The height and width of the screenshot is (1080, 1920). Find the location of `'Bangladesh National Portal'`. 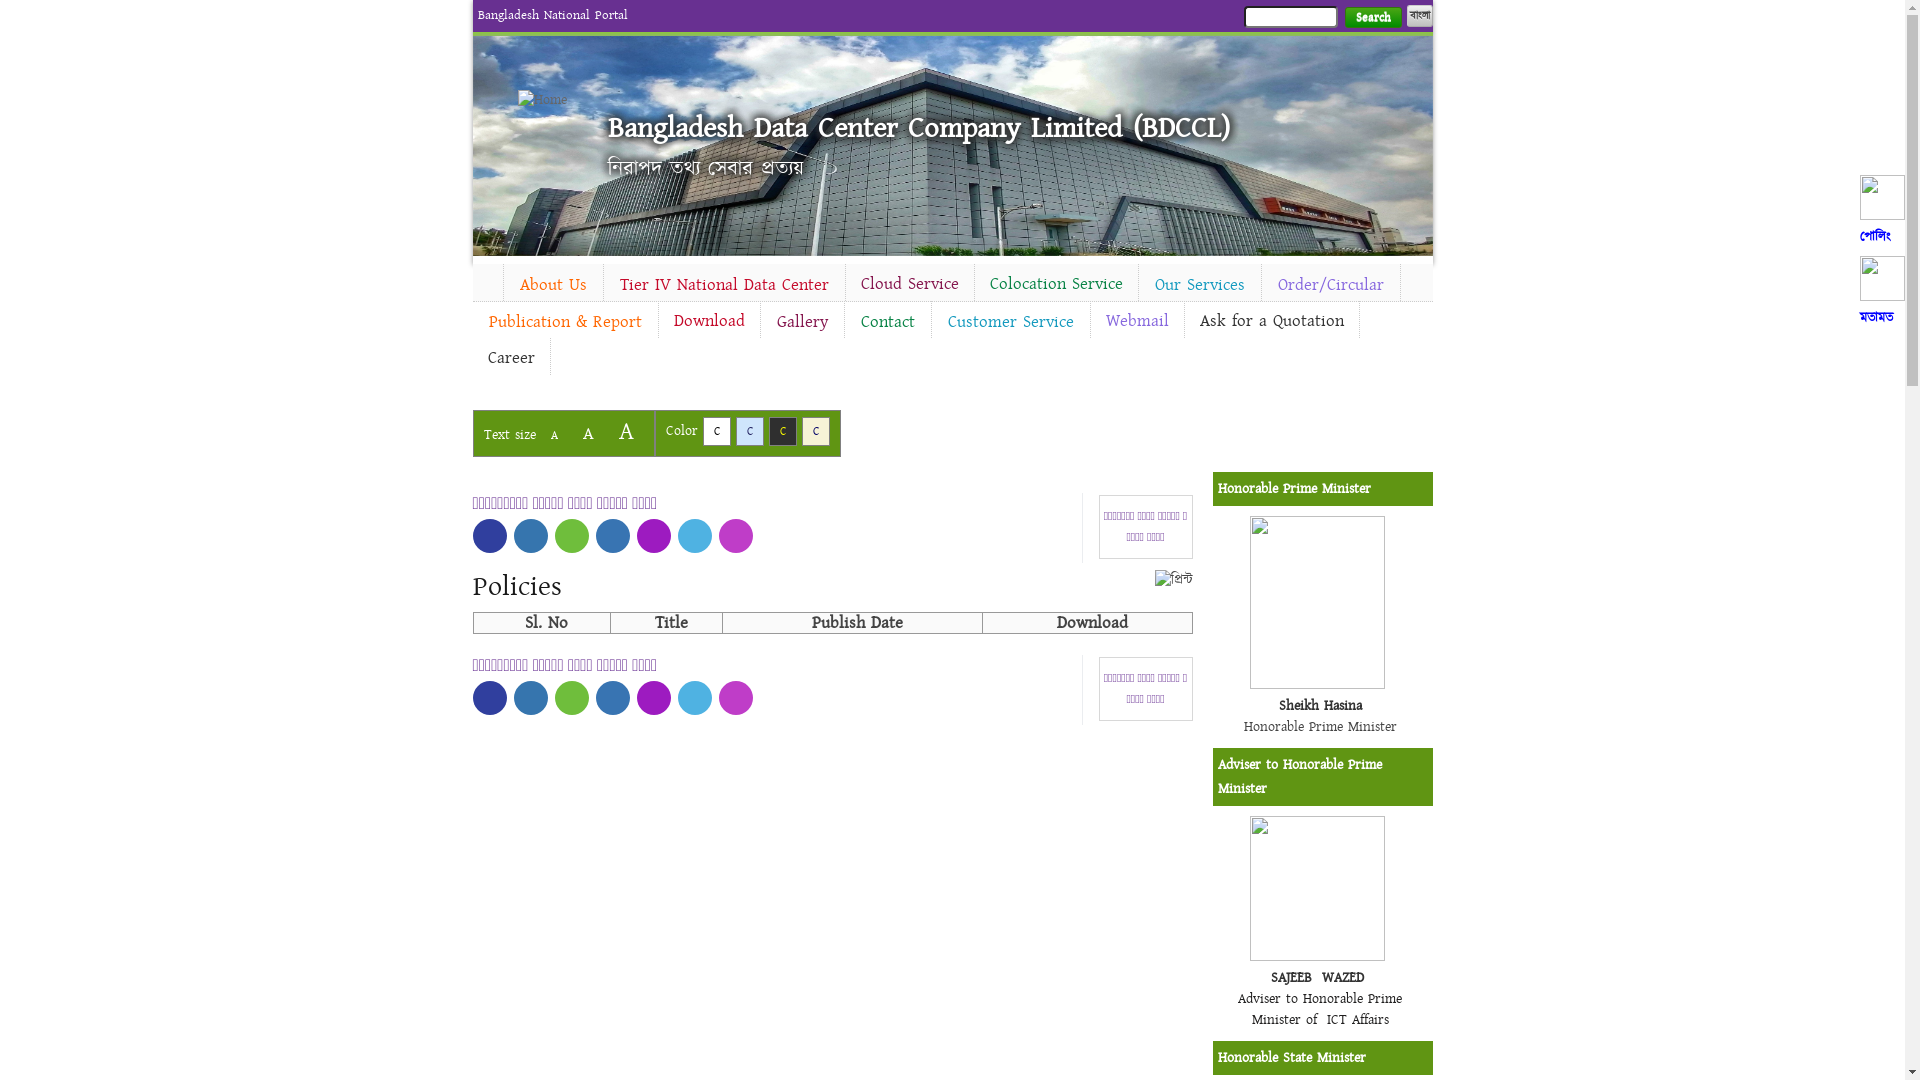

'Bangladesh National Portal' is located at coordinates (552, 15).